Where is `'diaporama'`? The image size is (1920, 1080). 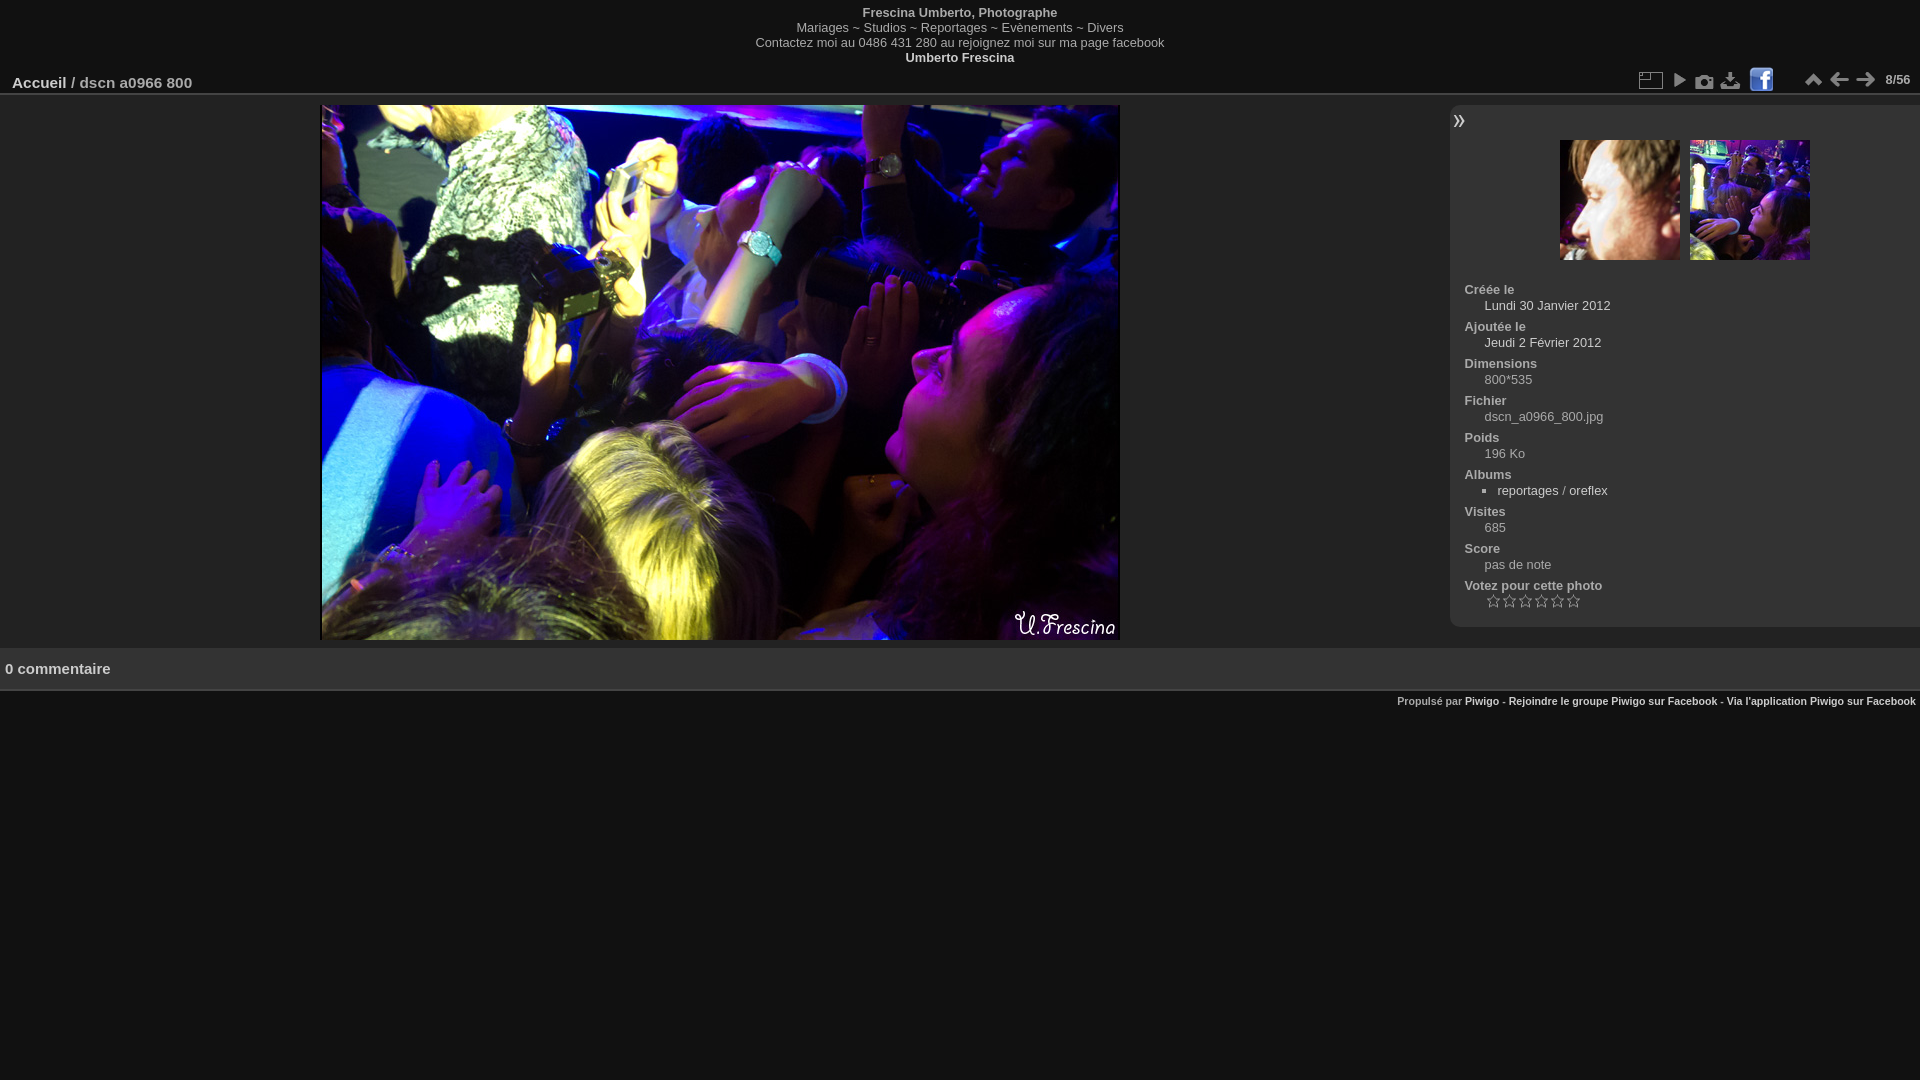 'diaporama' is located at coordinates (1679, 79).